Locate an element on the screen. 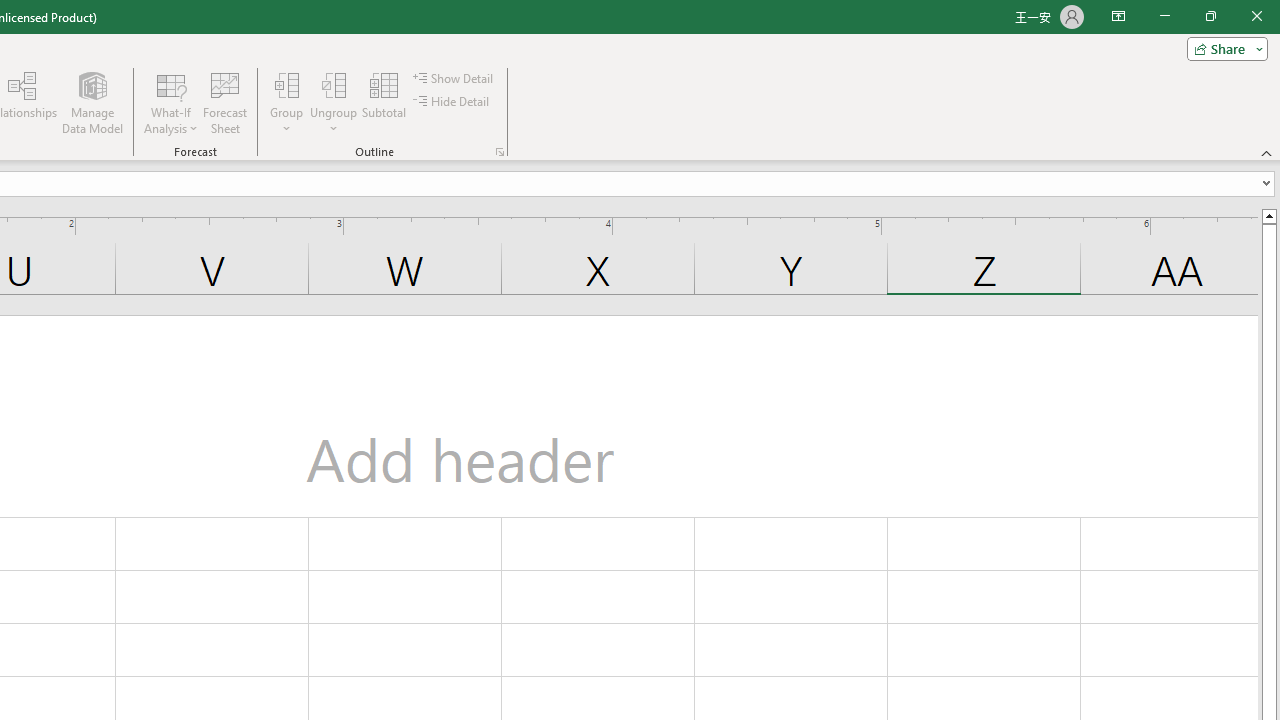 This screenshot has height=720, width=1280. 'Ribbon Display Options' is located at coordinates (1117, 16).